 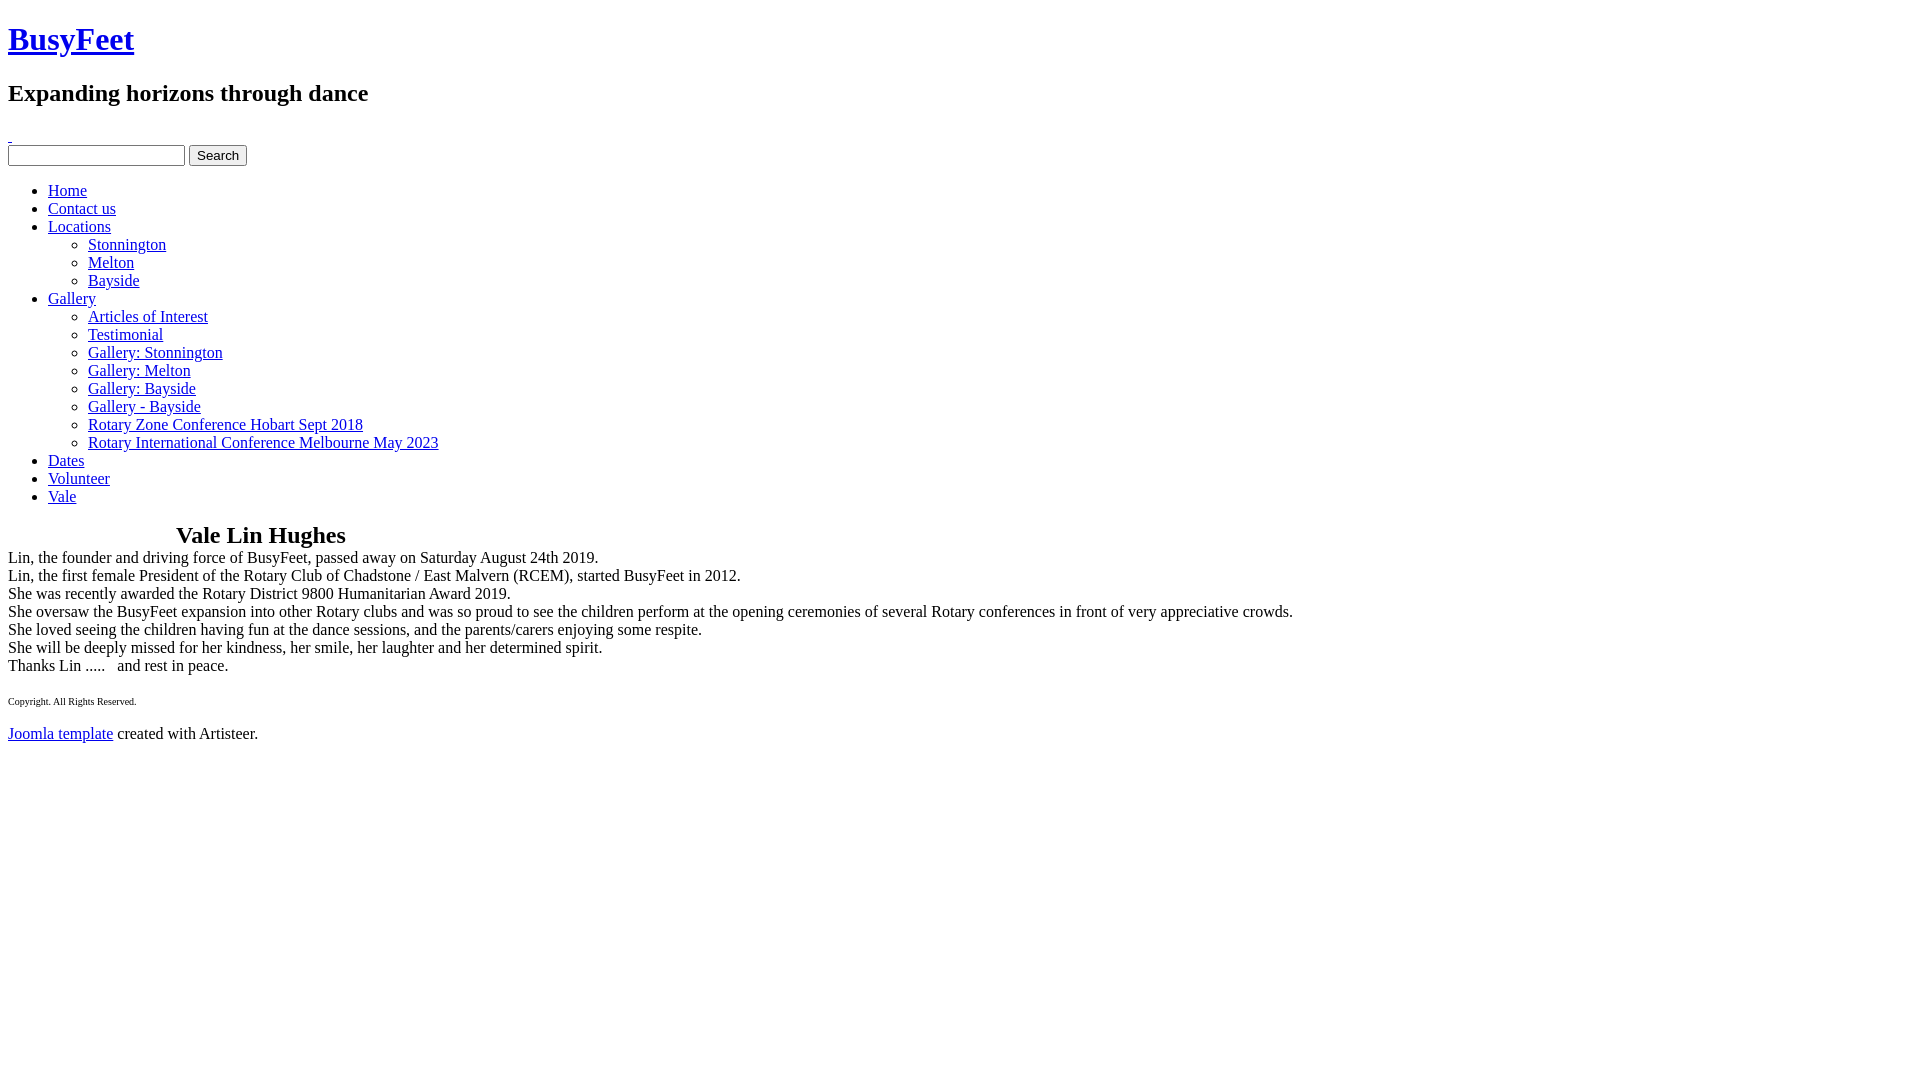 I want to click on 'Home', so click(x=48, y=190).